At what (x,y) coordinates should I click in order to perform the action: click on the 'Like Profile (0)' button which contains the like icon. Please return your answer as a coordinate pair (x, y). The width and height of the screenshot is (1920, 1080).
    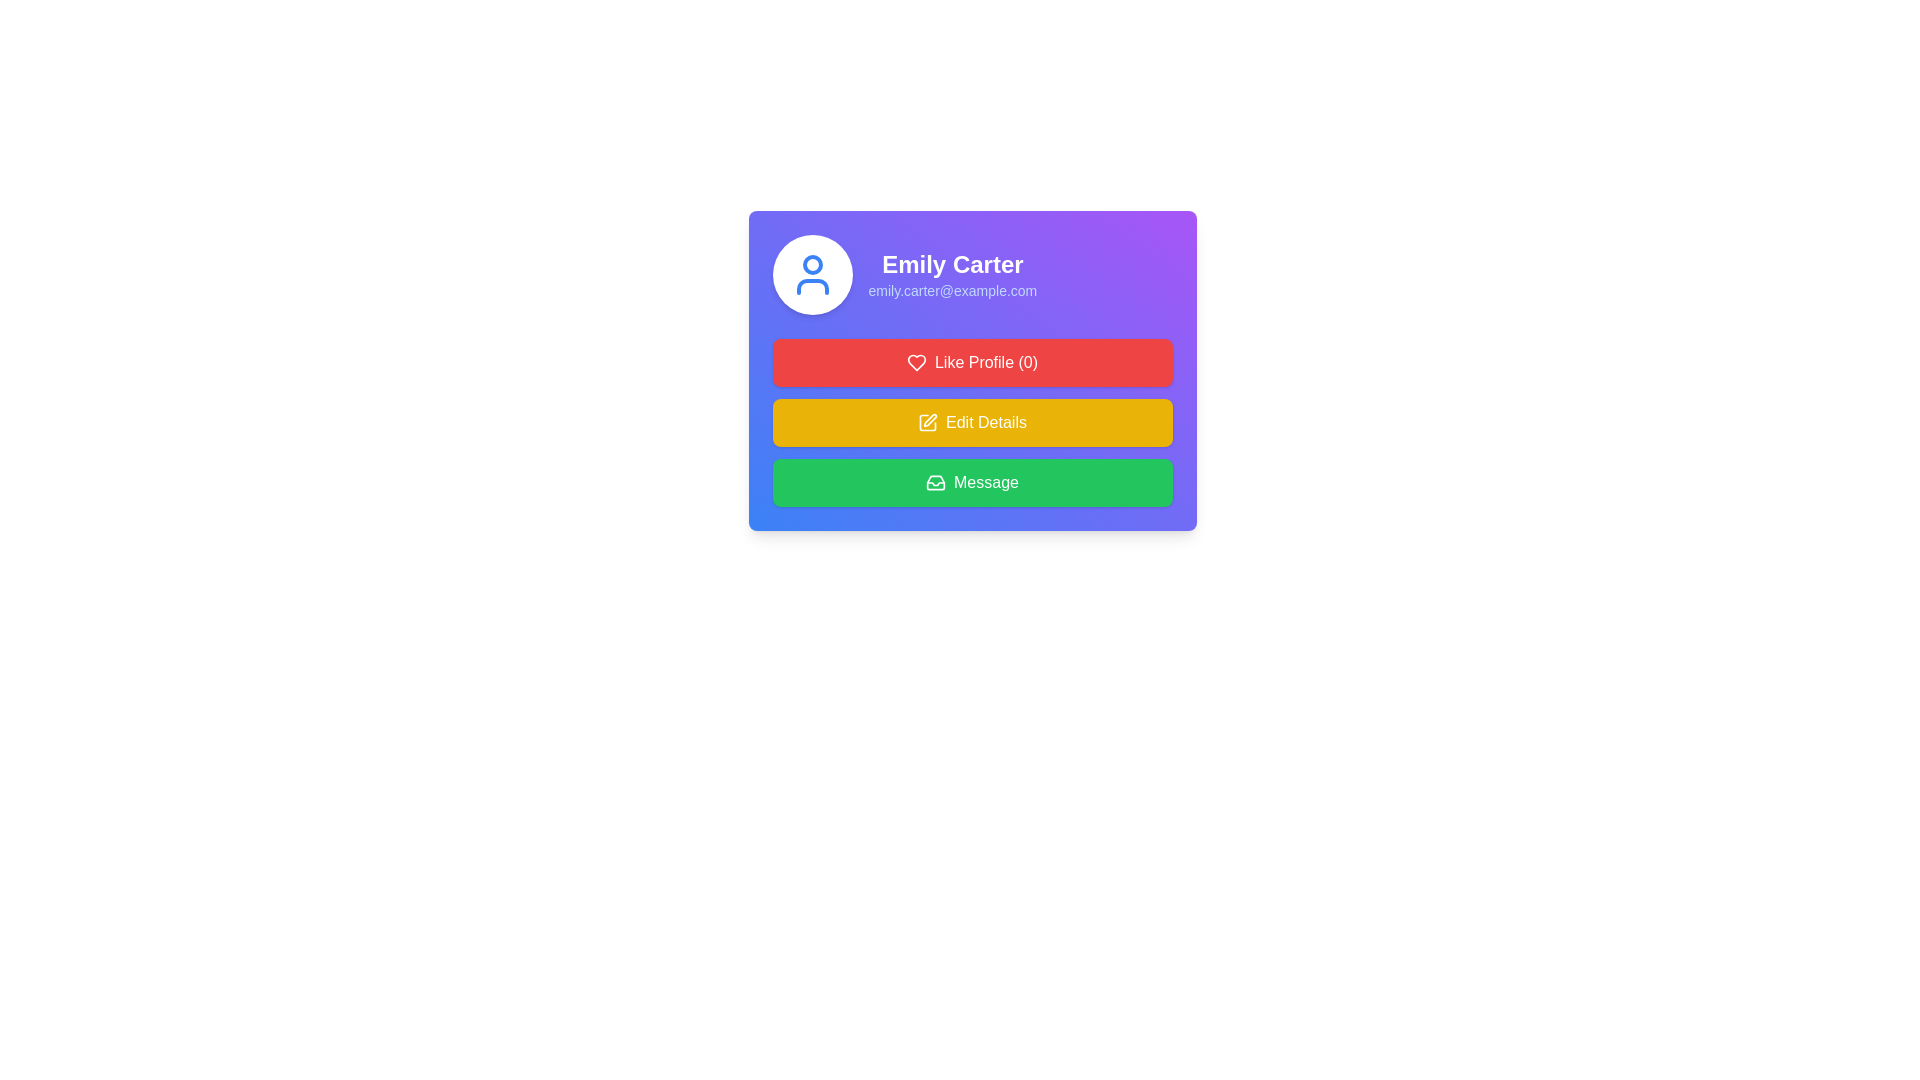
    Looking at the image, I should click on (915, 362).